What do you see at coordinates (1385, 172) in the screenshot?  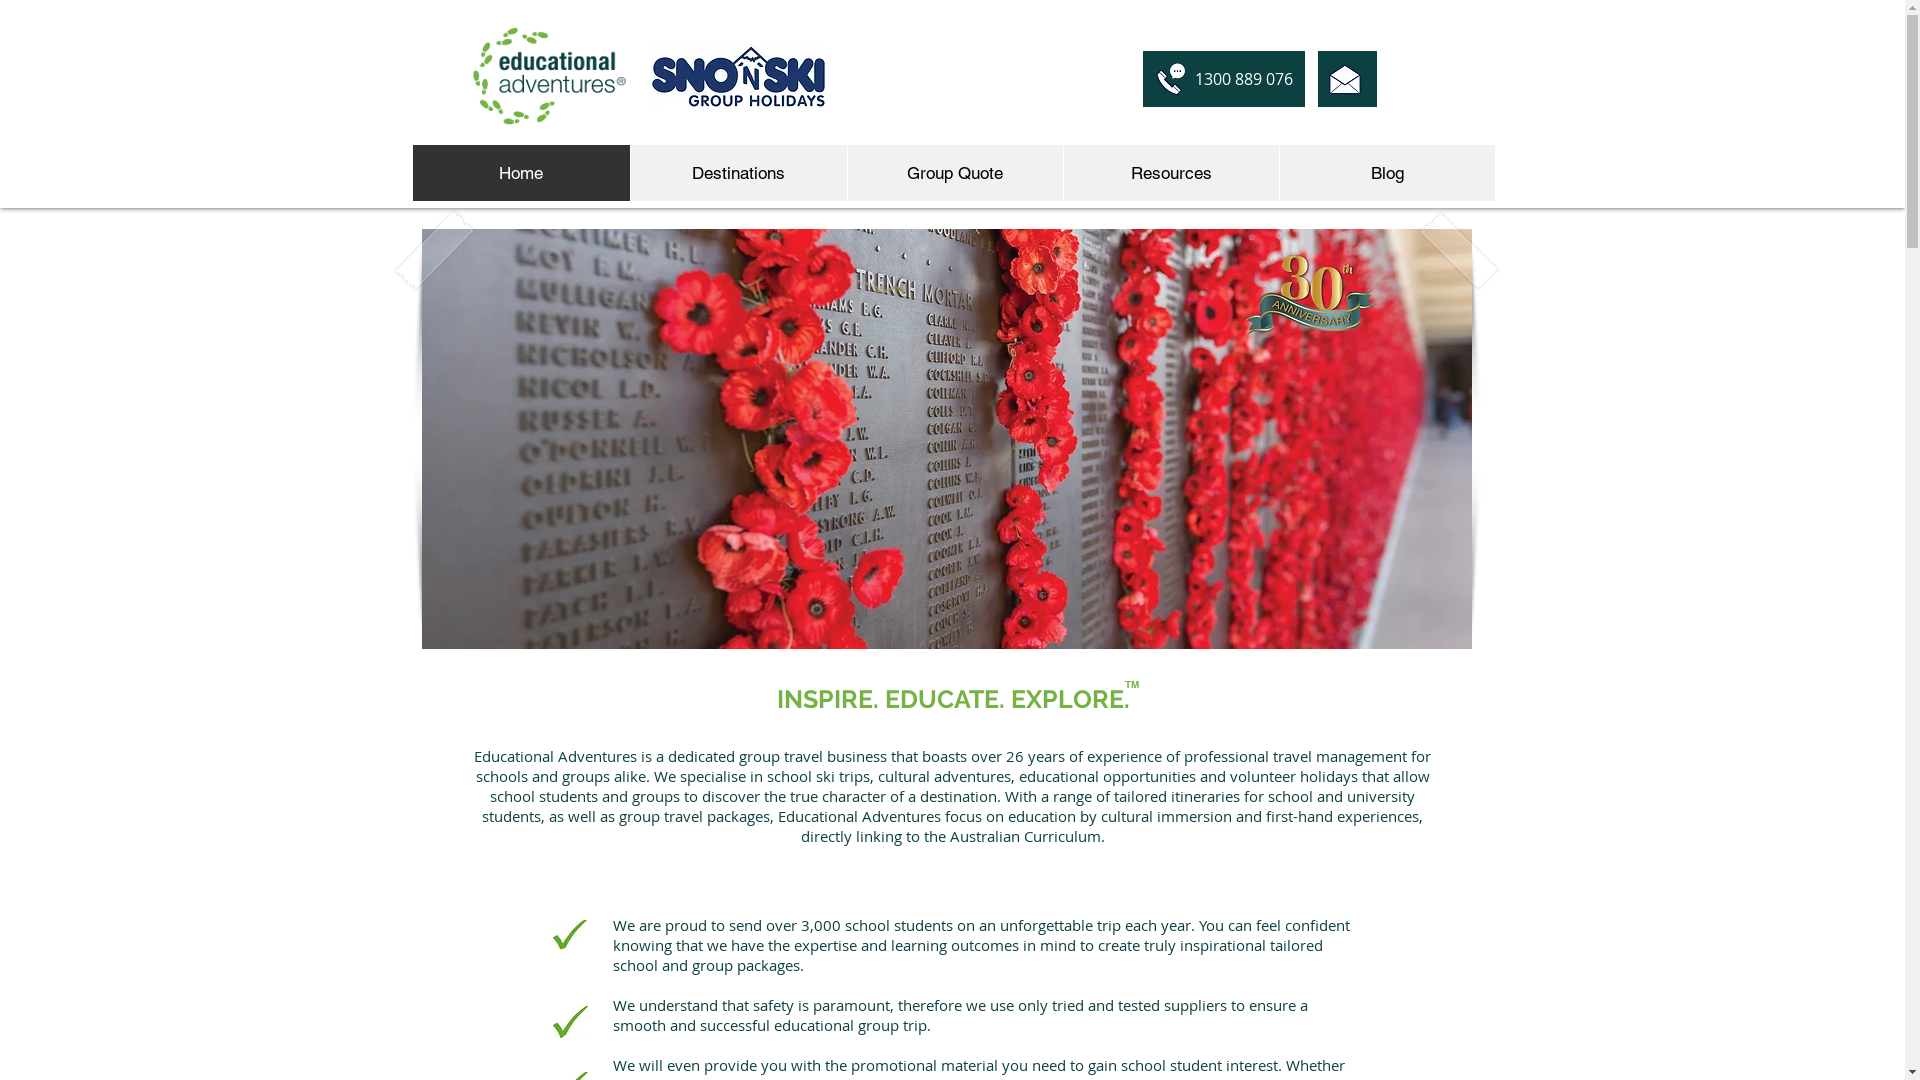 I see `'Blog'` at bounding box center [1385, 172].